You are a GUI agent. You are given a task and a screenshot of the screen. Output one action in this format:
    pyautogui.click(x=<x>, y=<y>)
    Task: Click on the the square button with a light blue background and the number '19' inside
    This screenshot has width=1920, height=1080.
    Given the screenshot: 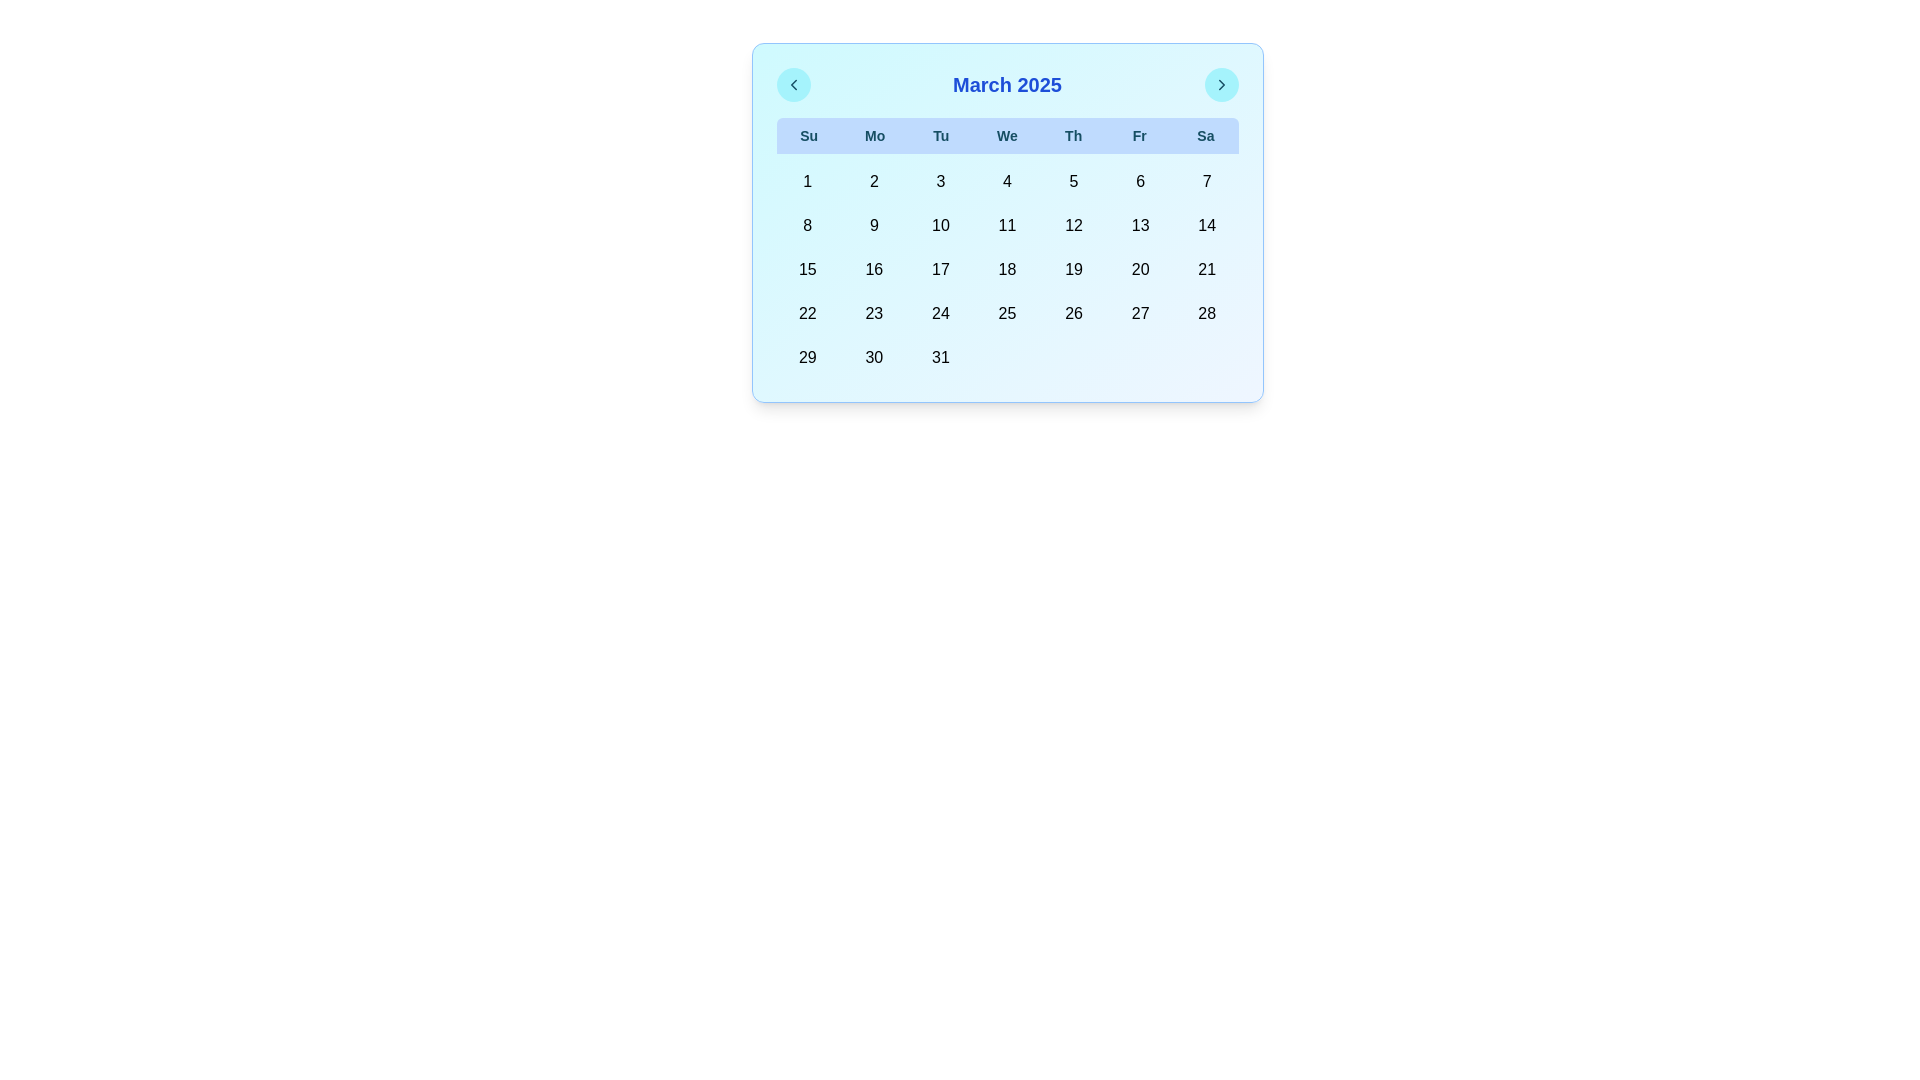 What is the action you would take?
    pyautogui.click(x=1073, y=270)
    